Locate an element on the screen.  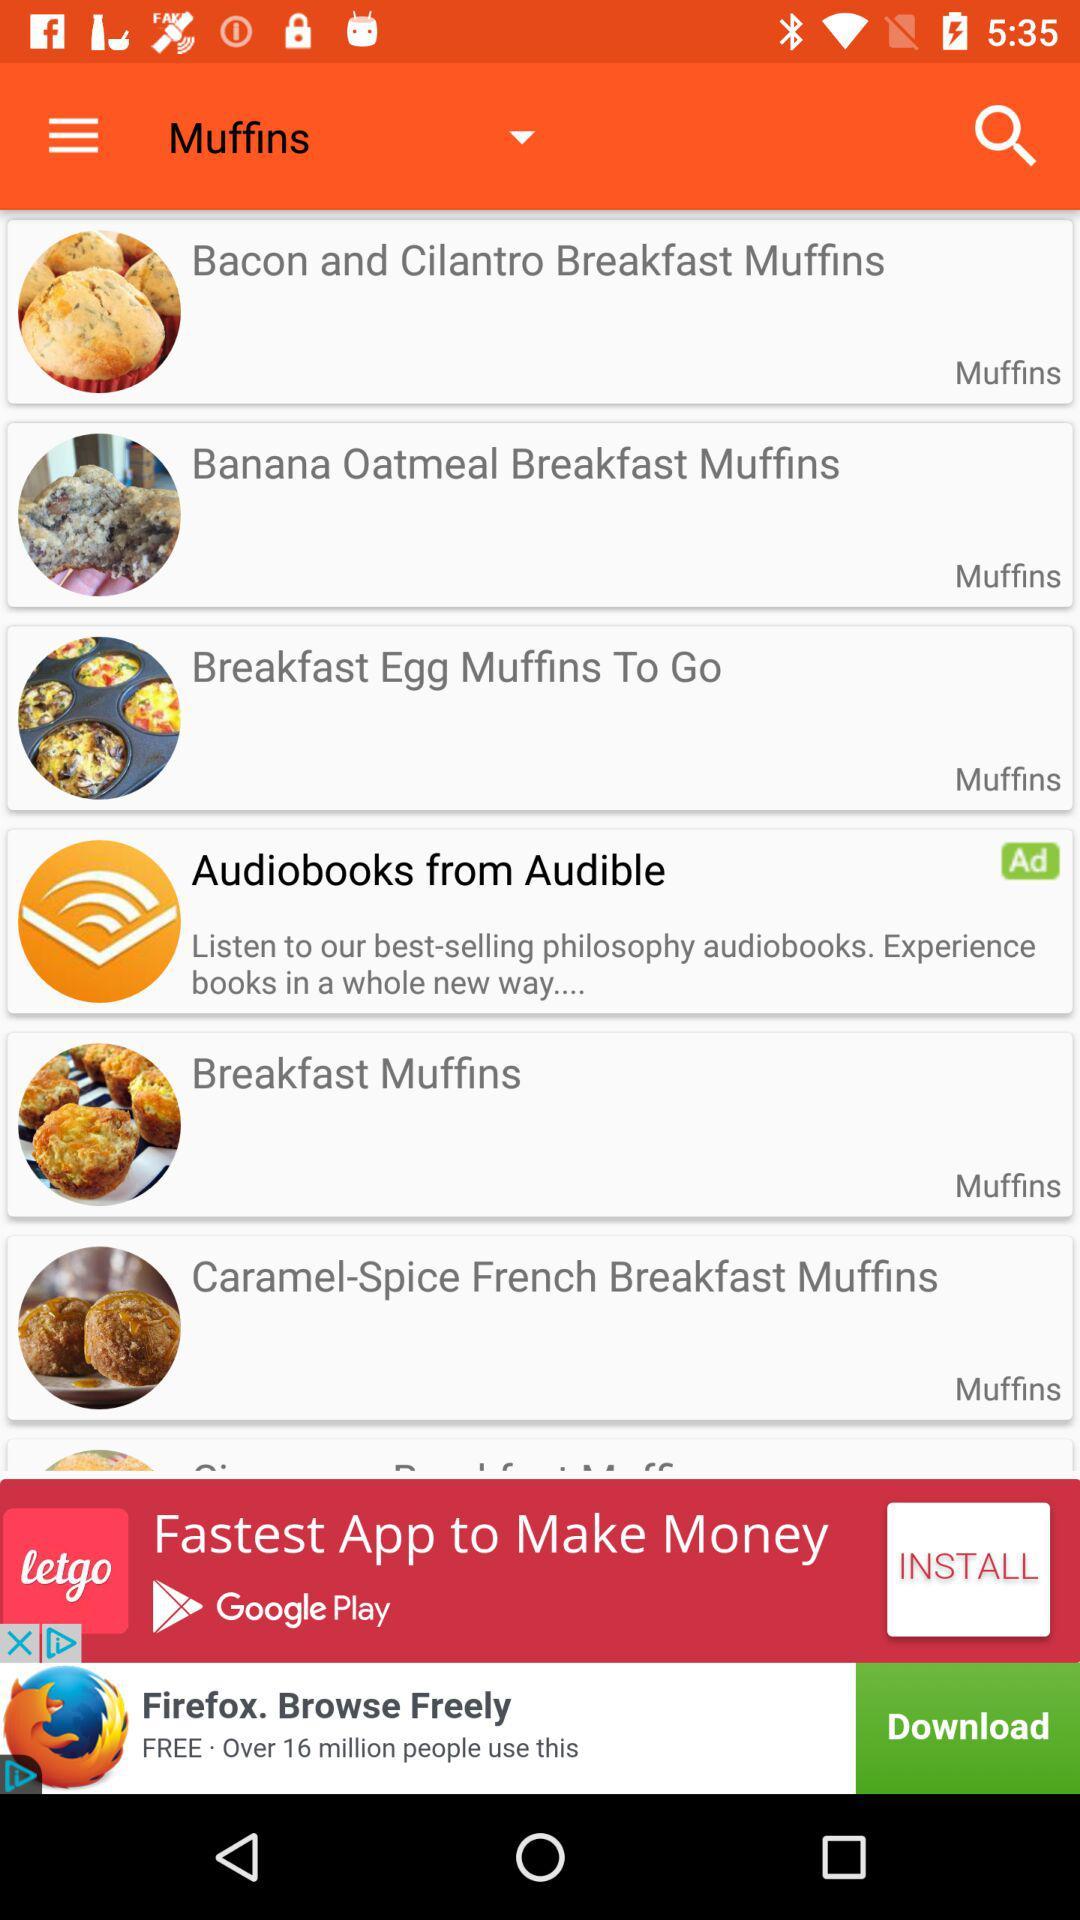
firebox advertisement is located at coordinates (540, 1727).